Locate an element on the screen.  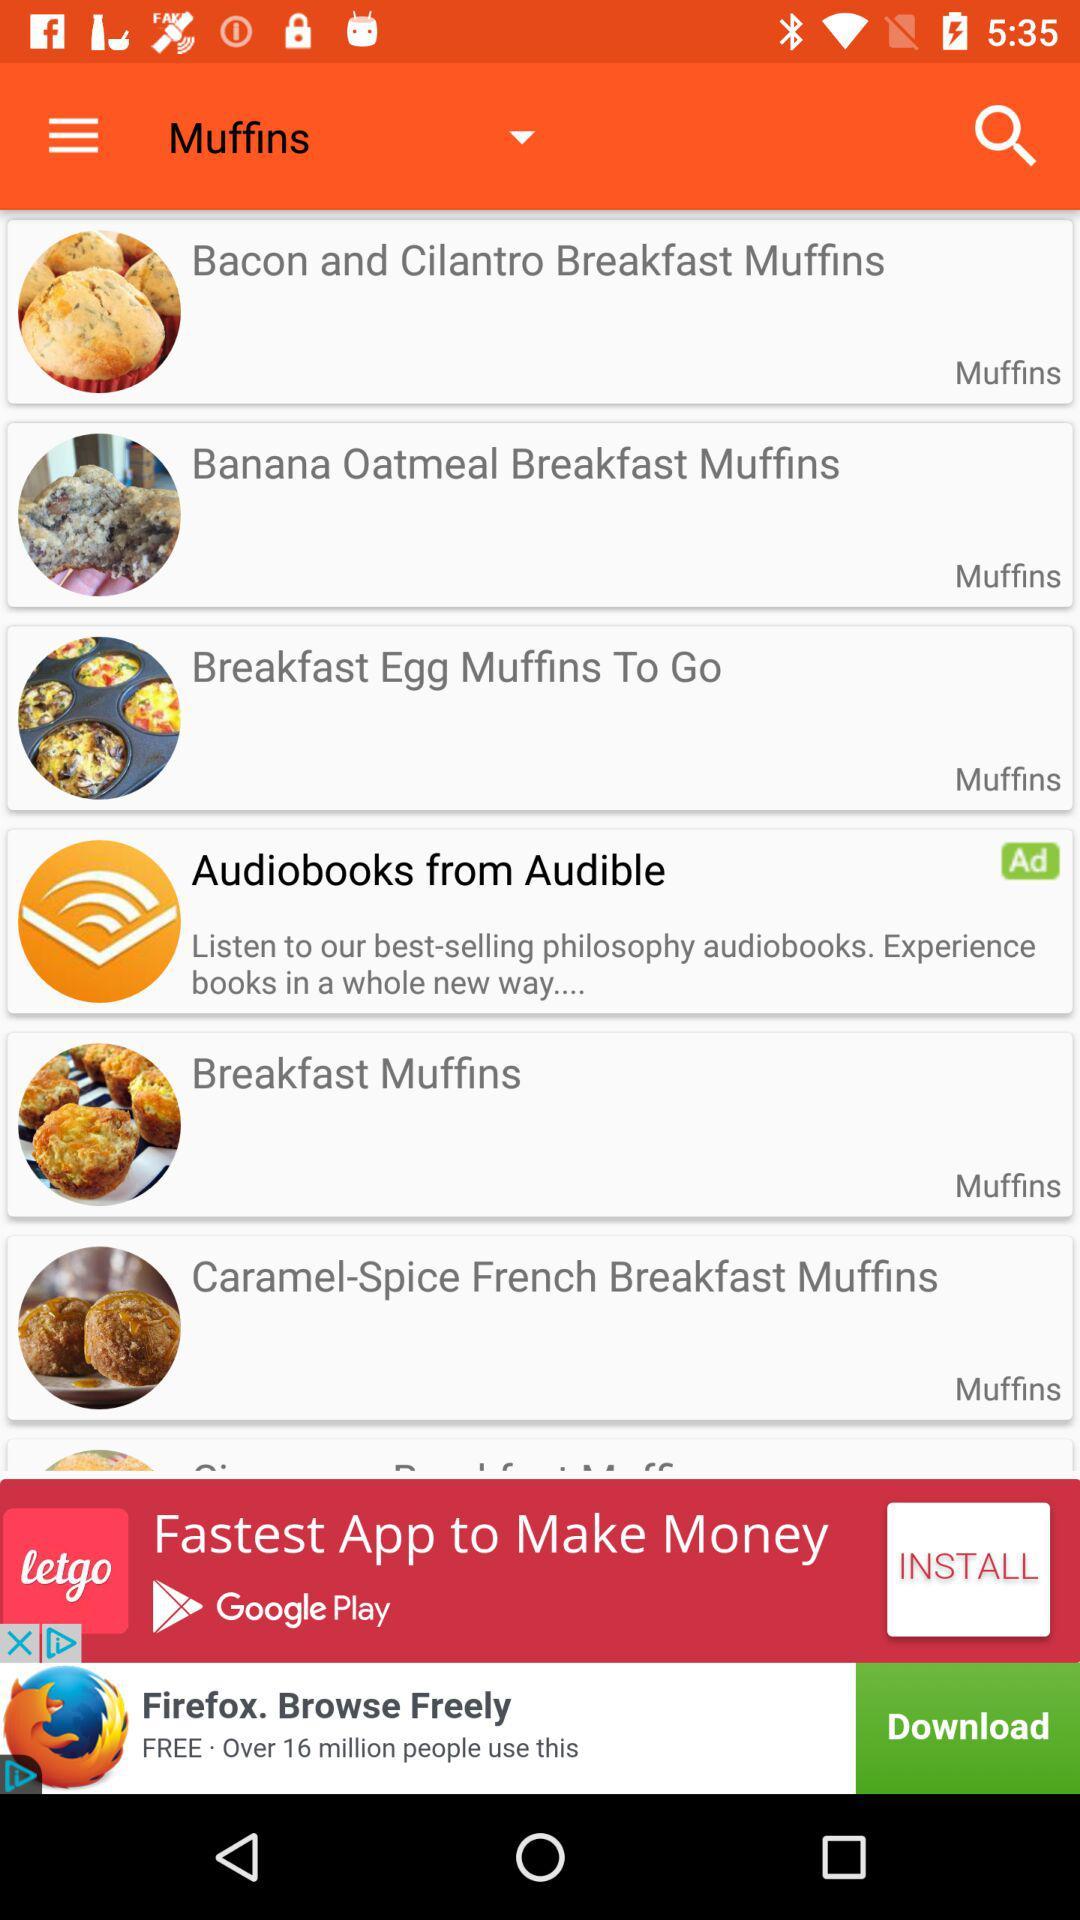
firebox advertisement is located at coordinates (540, 1727).